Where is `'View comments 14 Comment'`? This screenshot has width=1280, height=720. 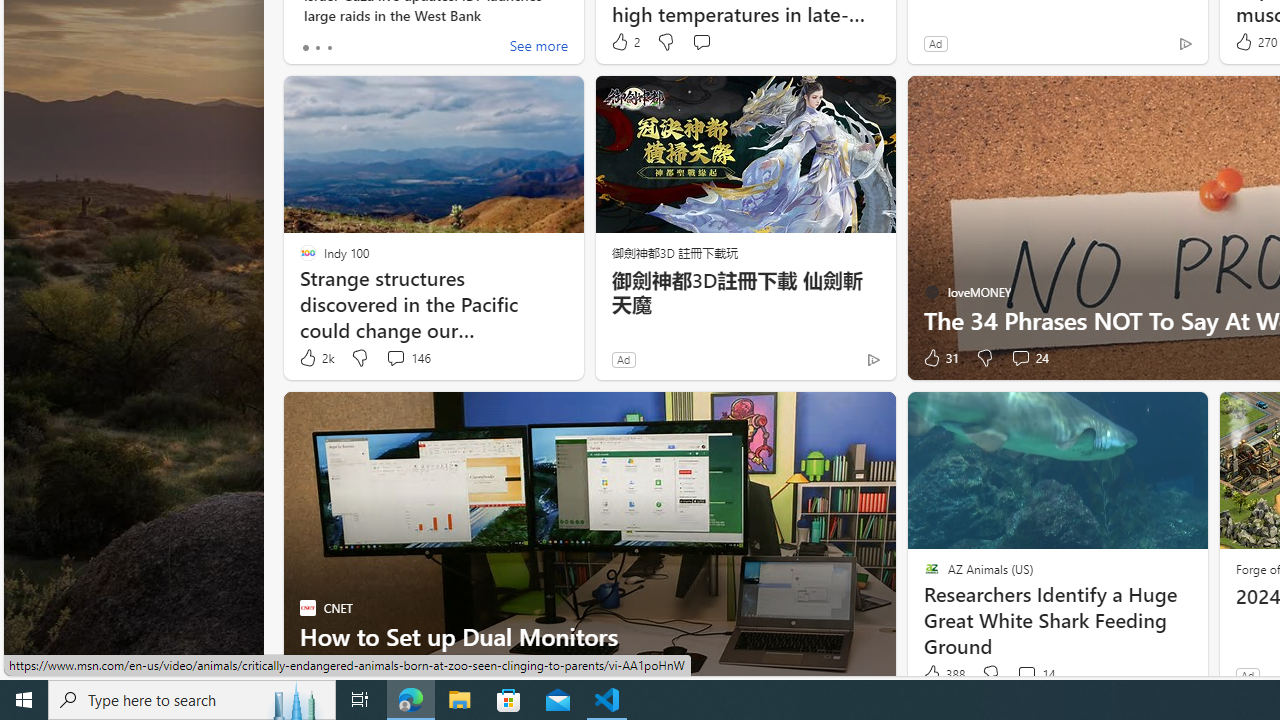 'View comments 14 Comment' is located at coordinates (1026, 673).